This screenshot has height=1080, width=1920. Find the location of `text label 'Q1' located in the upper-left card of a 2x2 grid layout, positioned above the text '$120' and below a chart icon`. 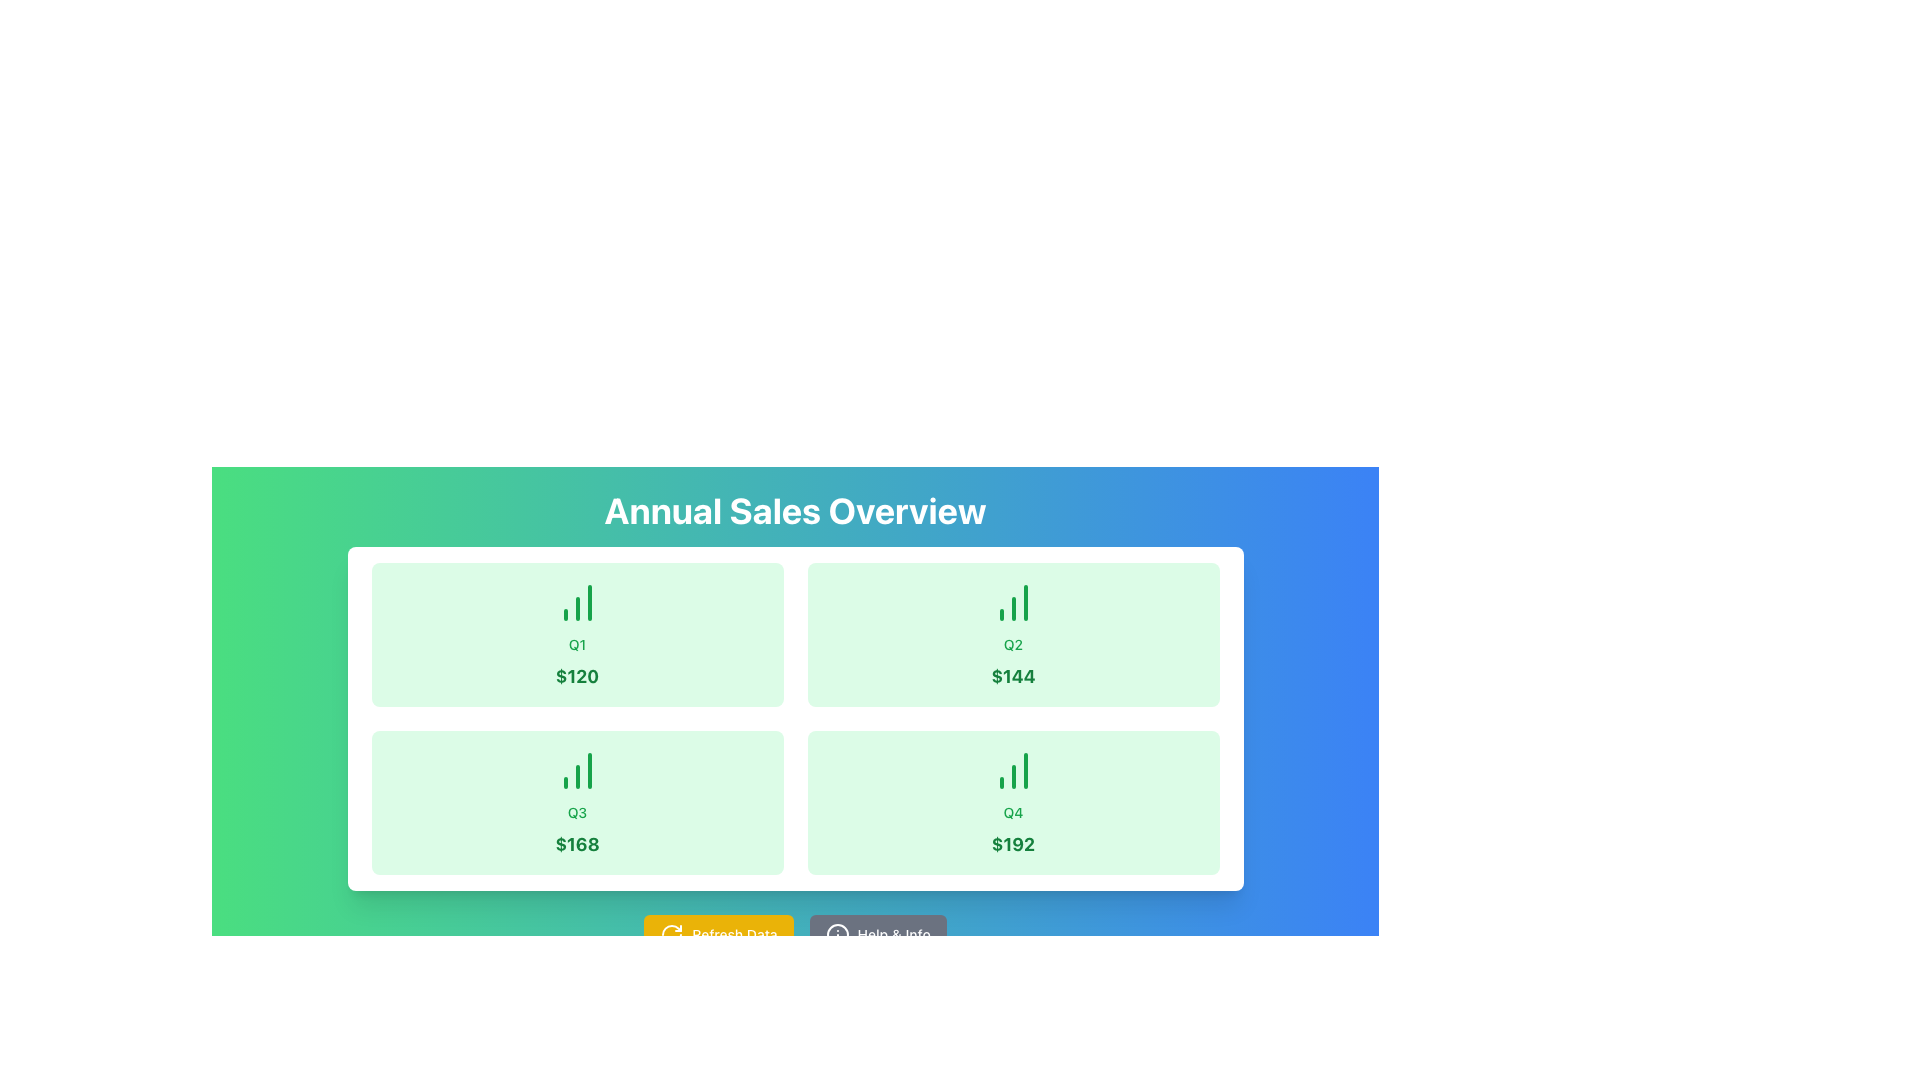

text label 'Q1' located in the upper-left card of a 2x2 grid layout, positioned above the text '$120' and below a chart icon is located at coordinates (576, 644).